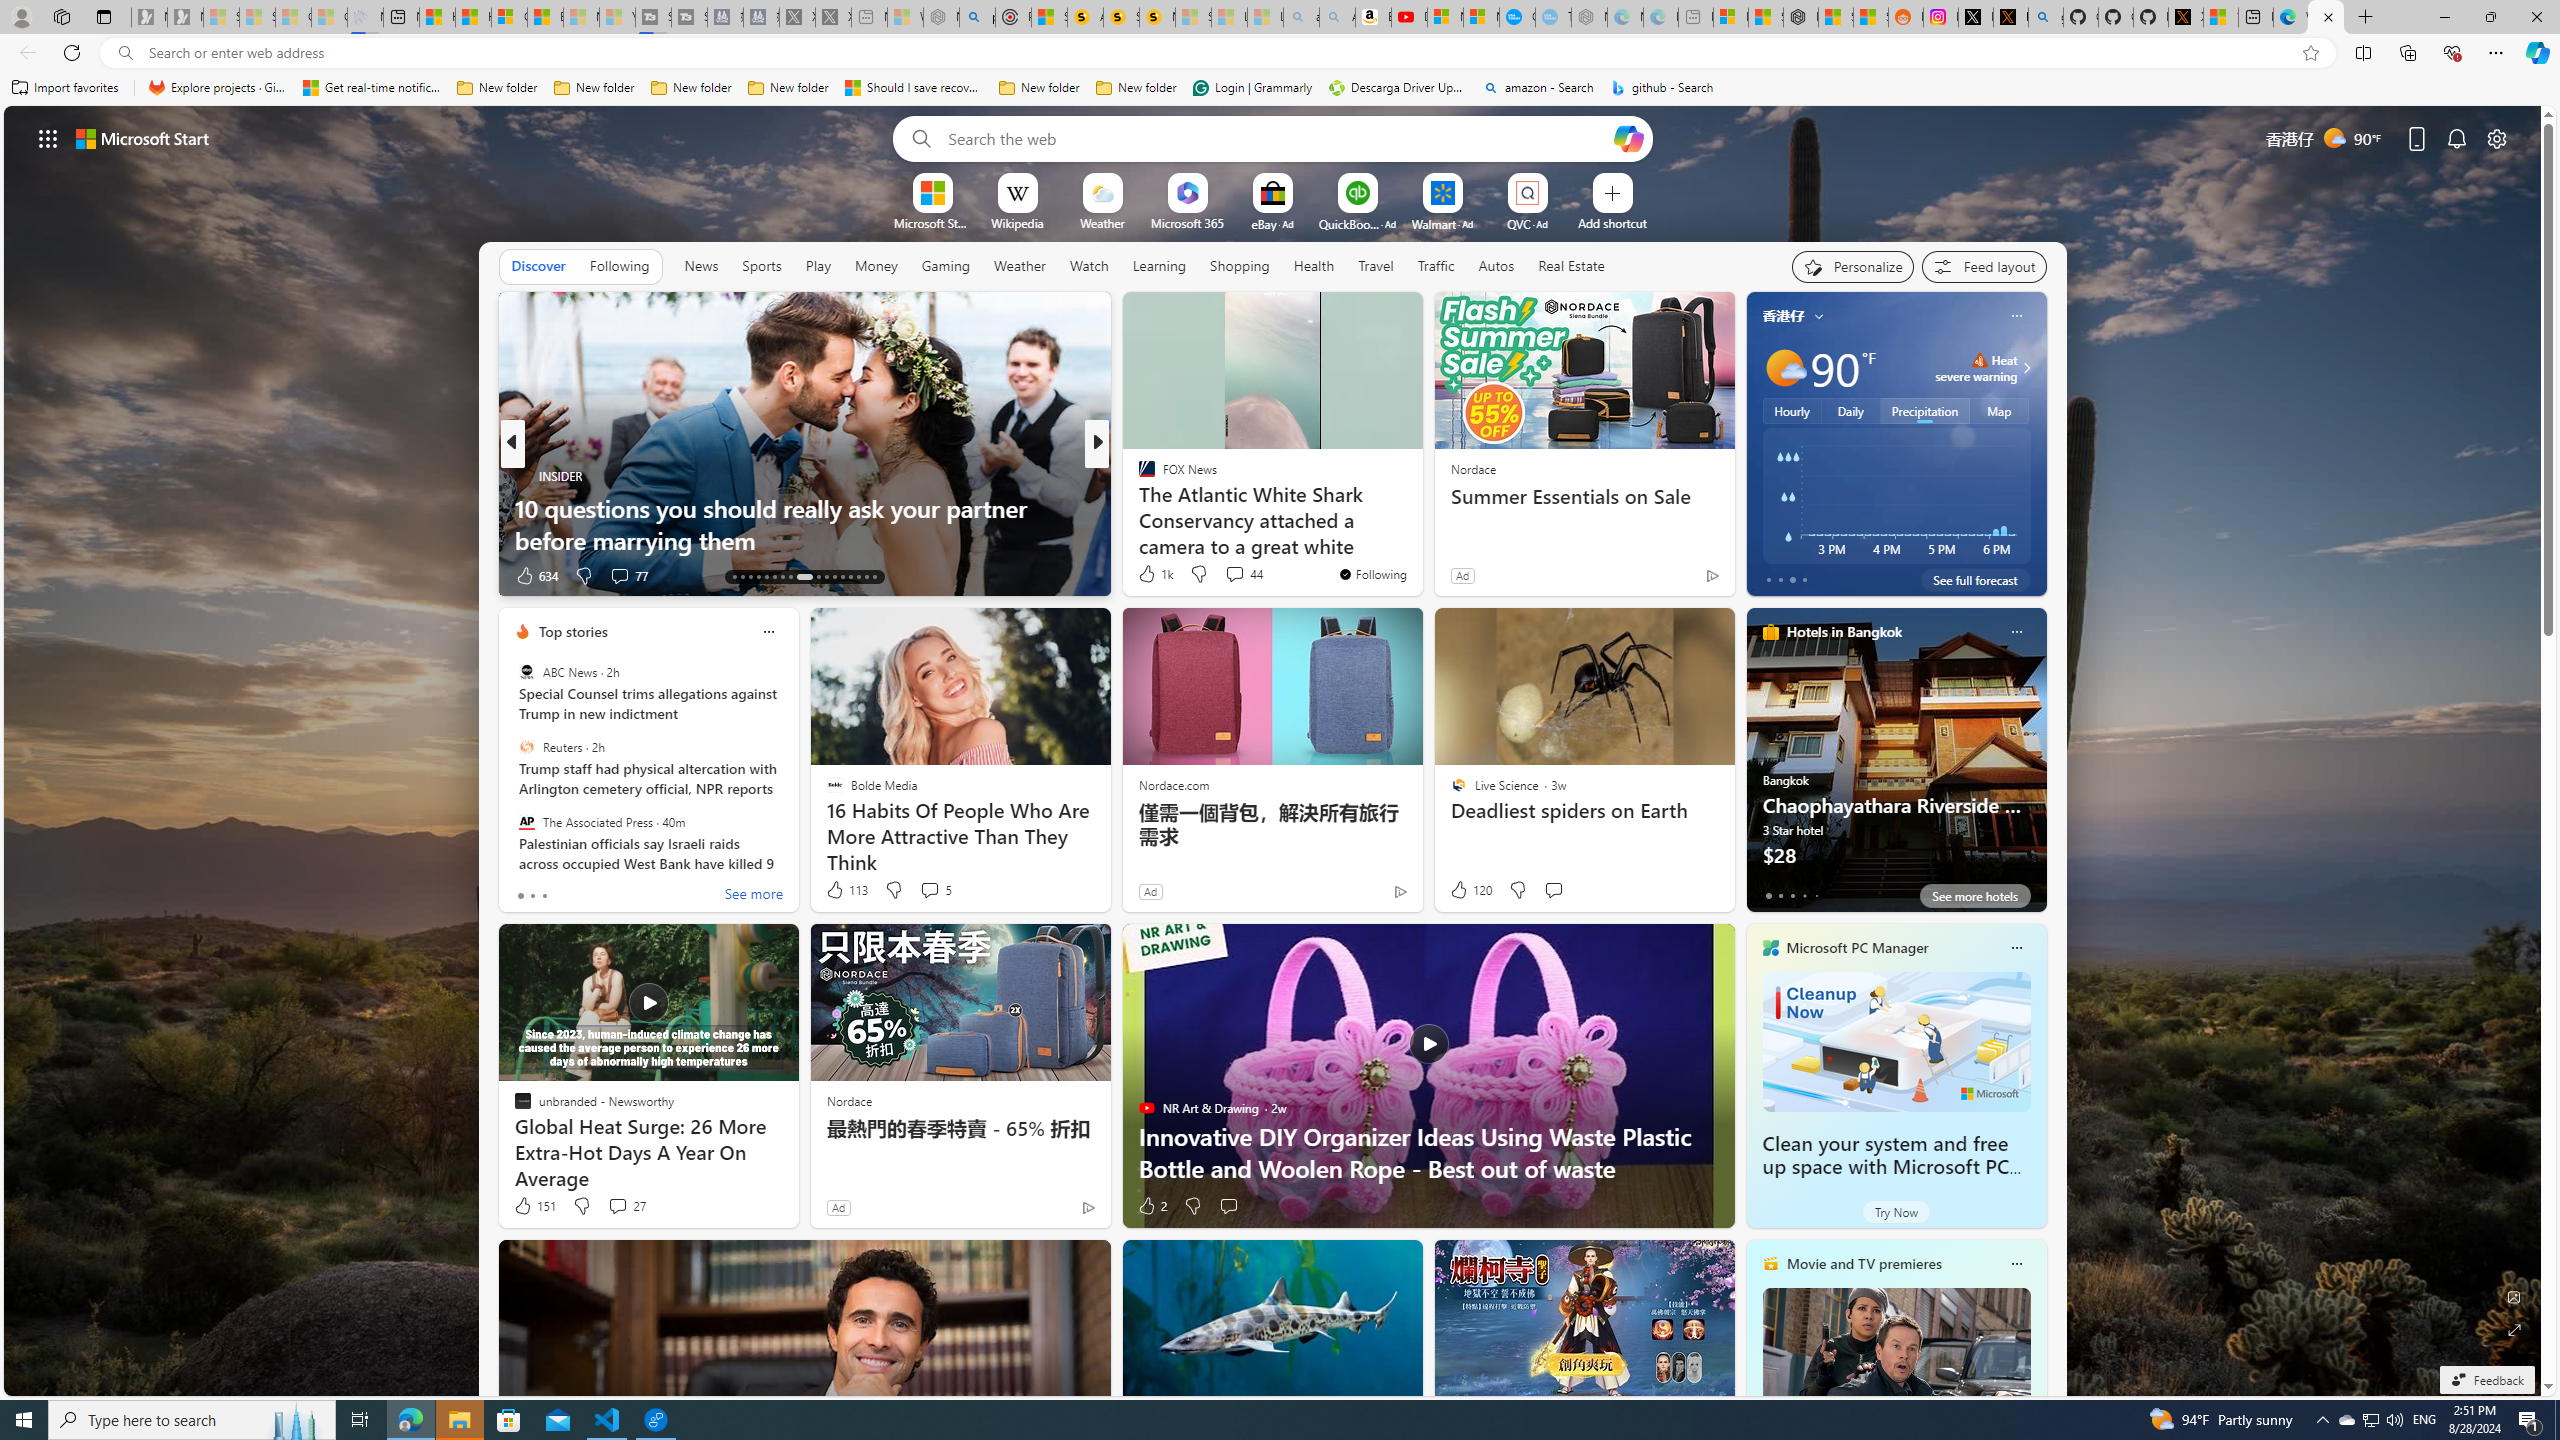  I want to click on 'View comments 5 Comment', so click(934, 888).